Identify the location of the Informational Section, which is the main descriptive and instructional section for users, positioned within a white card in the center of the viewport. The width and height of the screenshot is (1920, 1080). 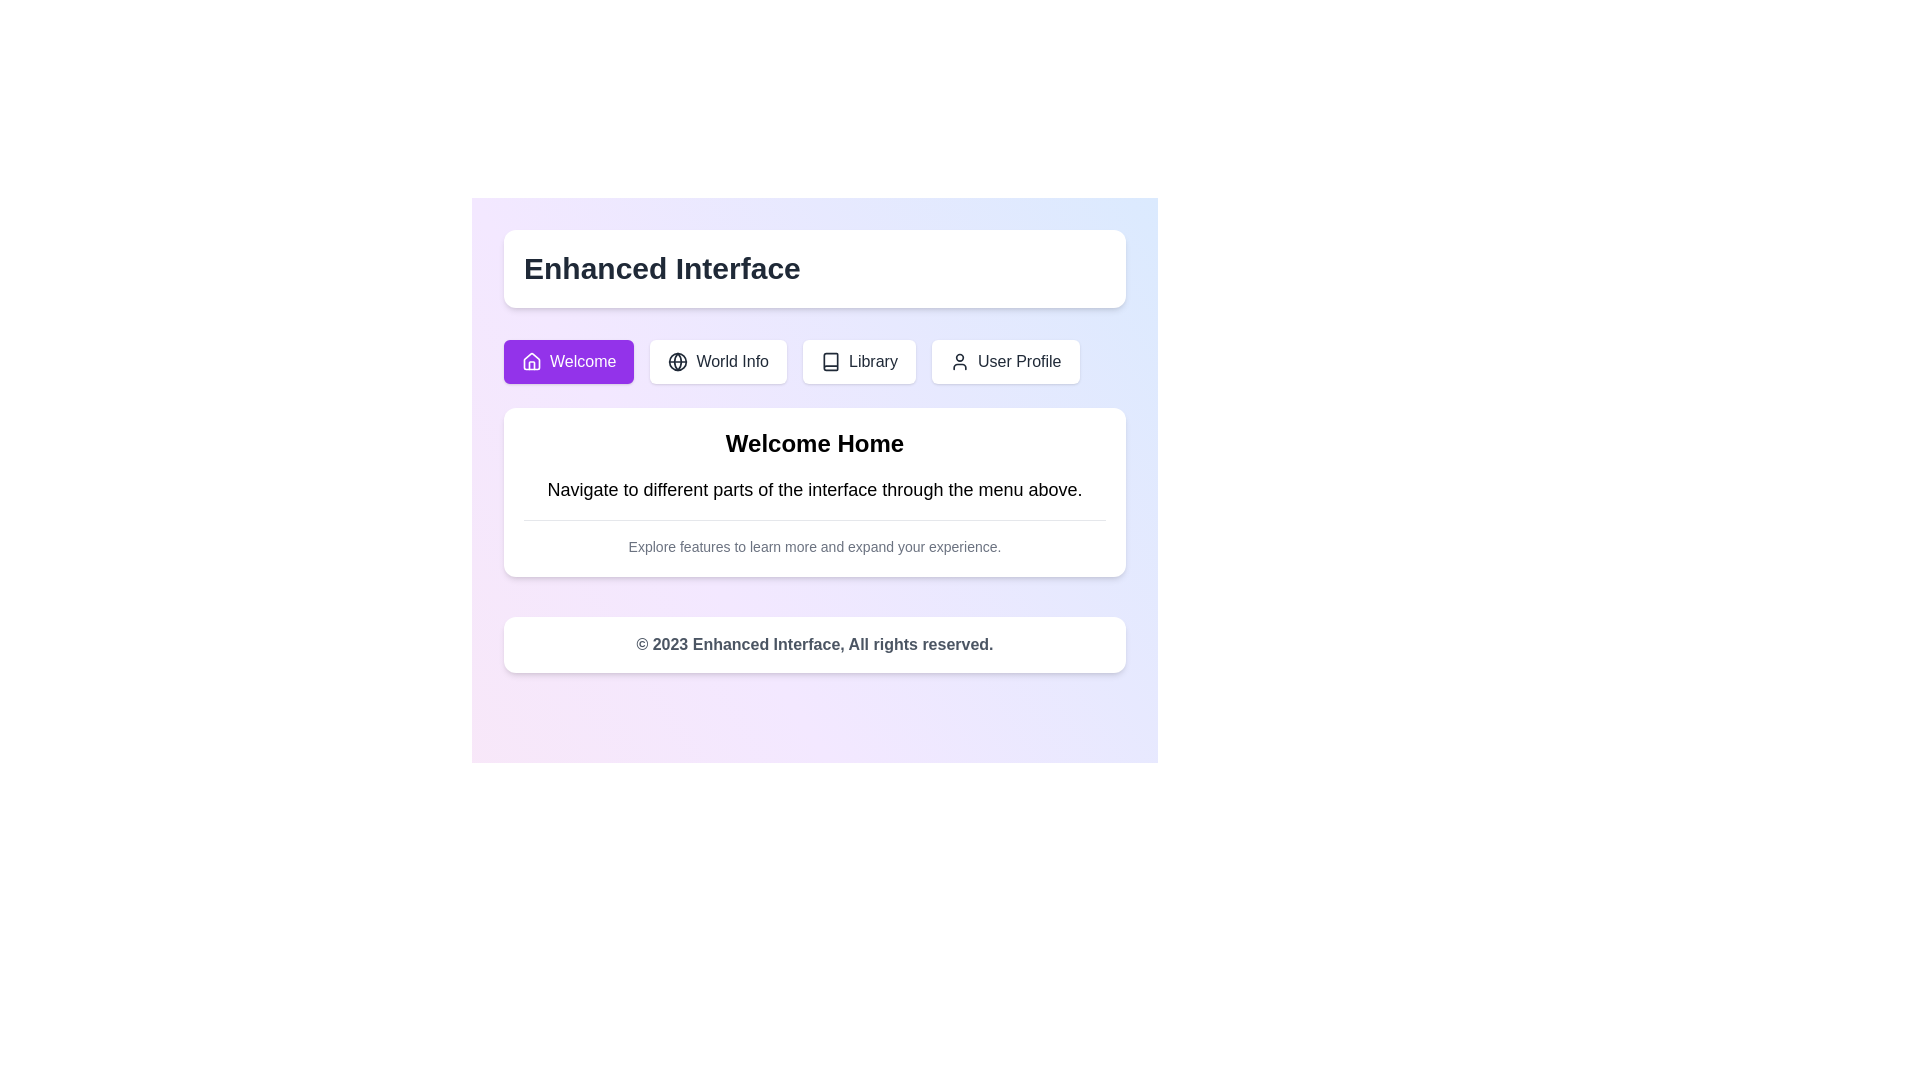
(815, 492).